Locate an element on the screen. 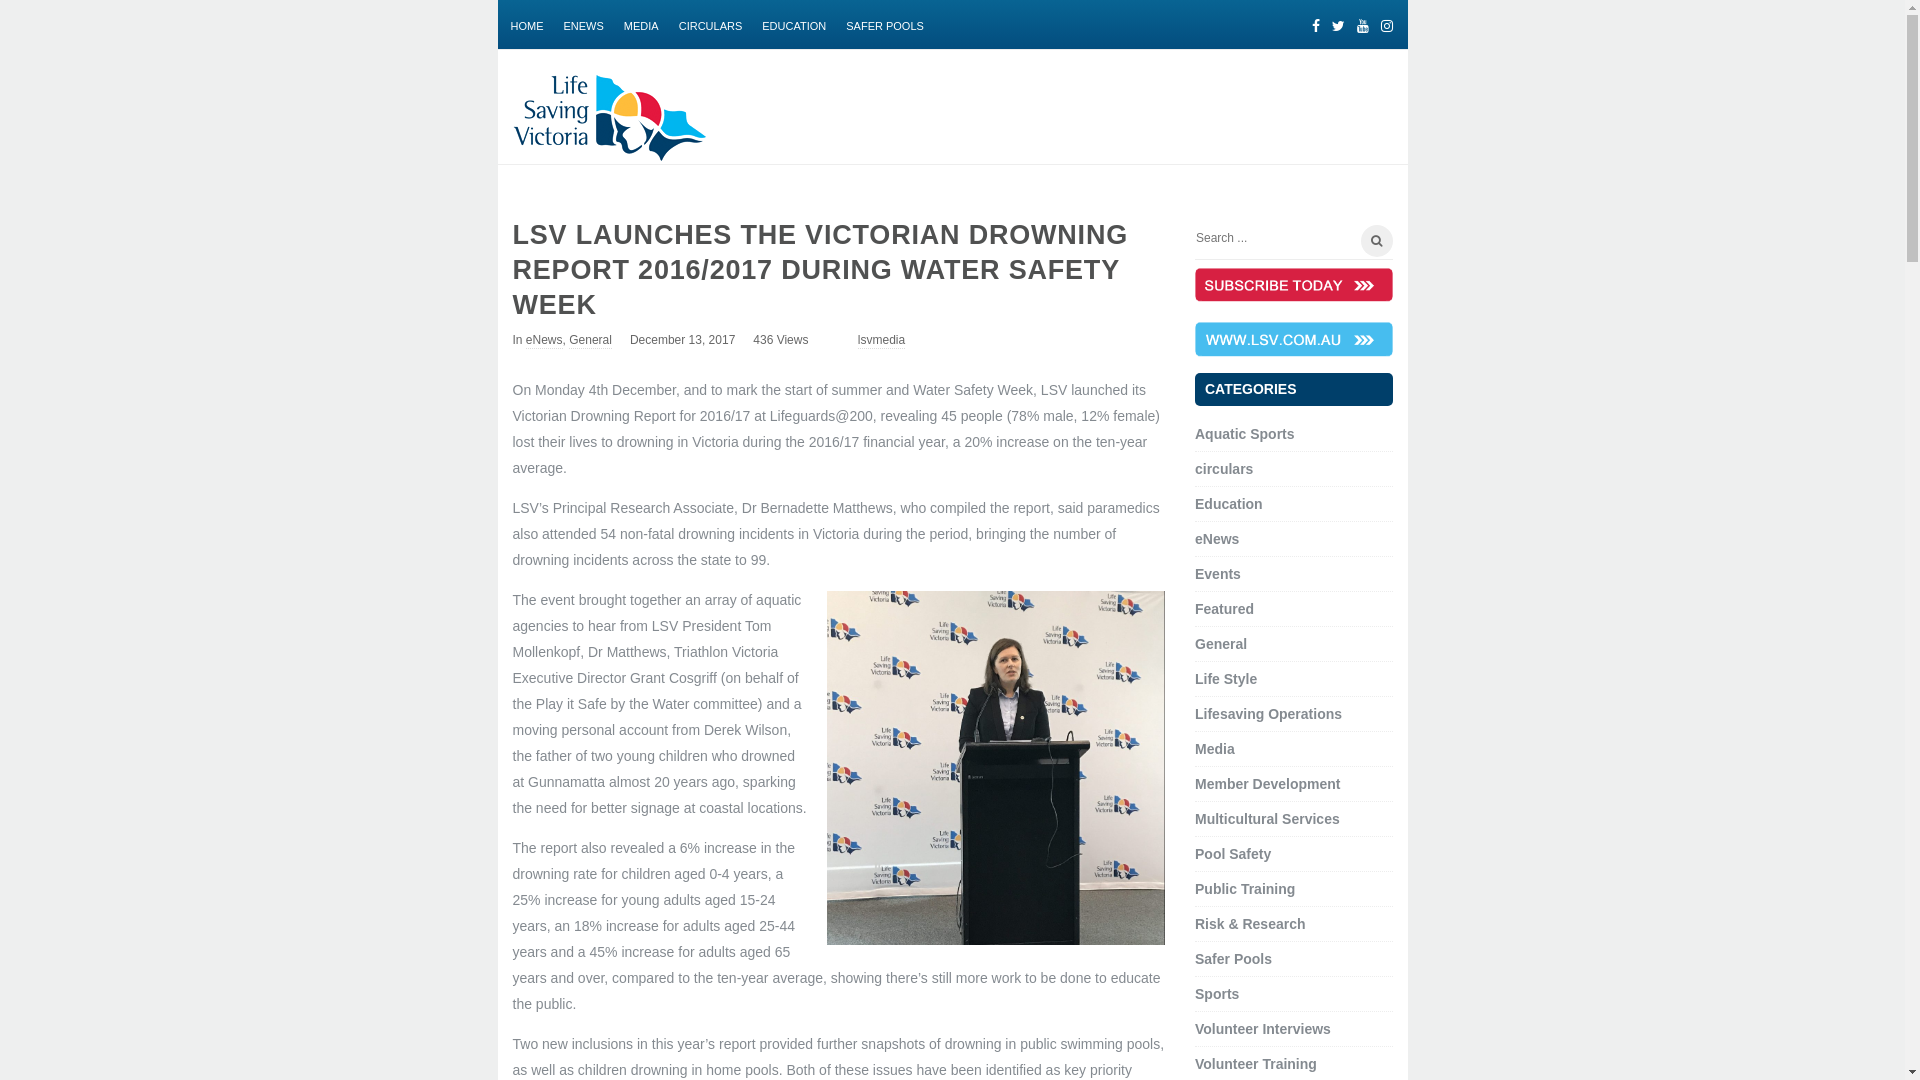 The height and width of the screenshot is (1080, 1920). 'CIRCULARS' is located at coordinates (710, 24).